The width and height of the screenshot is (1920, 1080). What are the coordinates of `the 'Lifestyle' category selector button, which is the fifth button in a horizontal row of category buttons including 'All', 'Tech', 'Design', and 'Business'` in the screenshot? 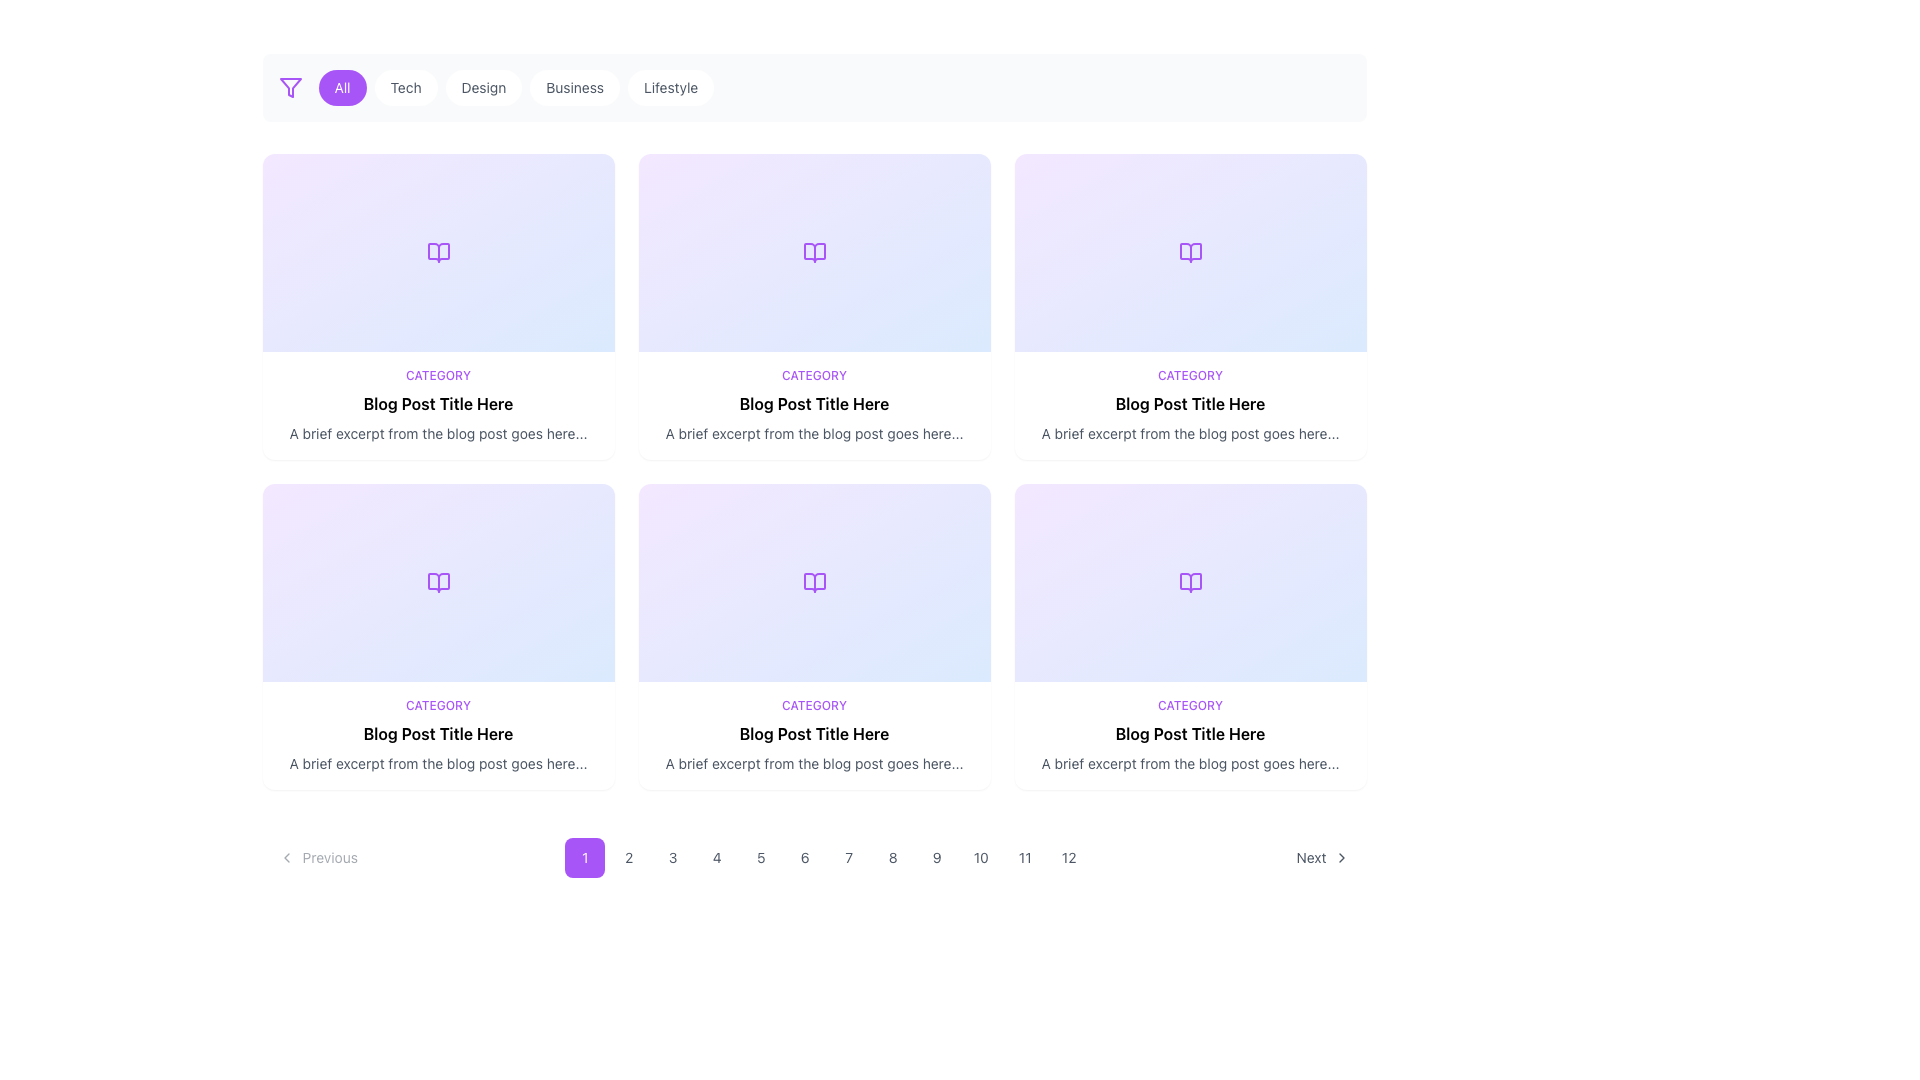 It's located at (671, 87).